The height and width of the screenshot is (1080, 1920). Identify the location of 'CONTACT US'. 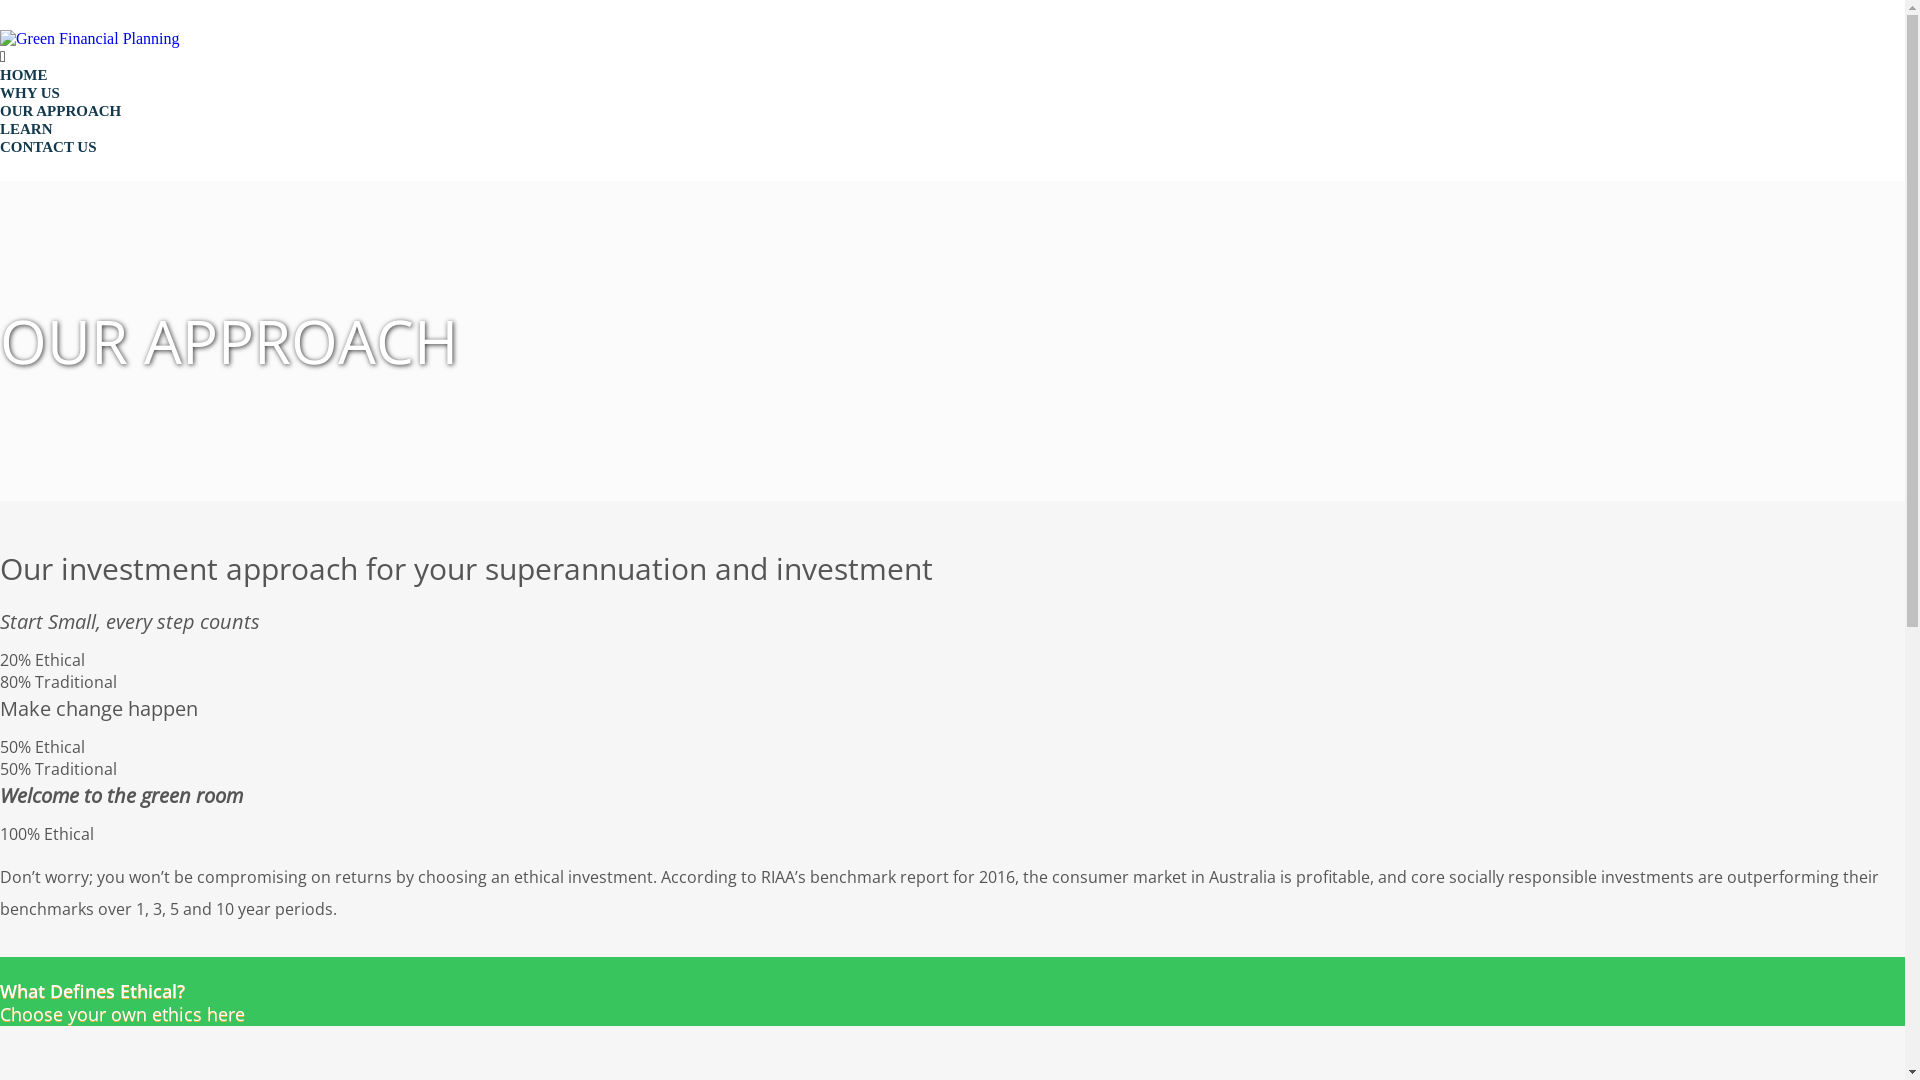
(48, 145).